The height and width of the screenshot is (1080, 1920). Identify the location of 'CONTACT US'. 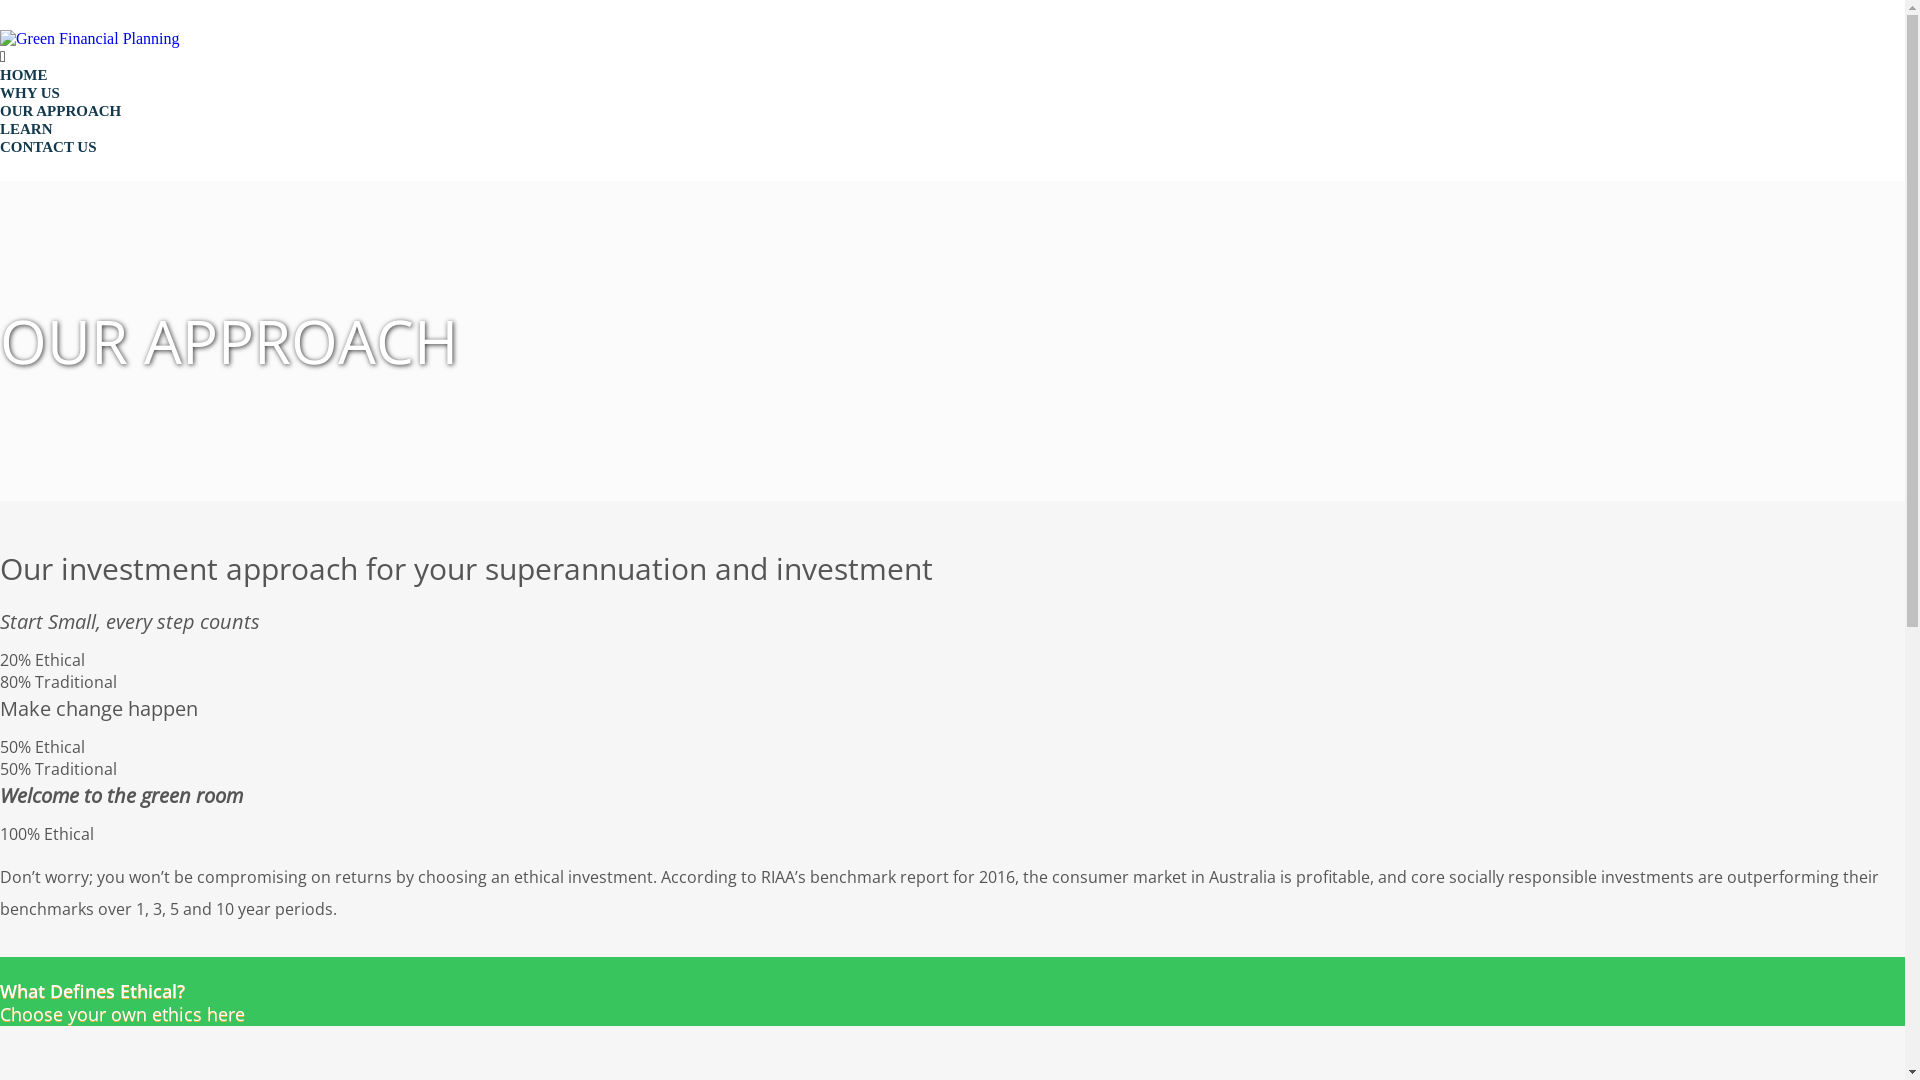
(48, 145).